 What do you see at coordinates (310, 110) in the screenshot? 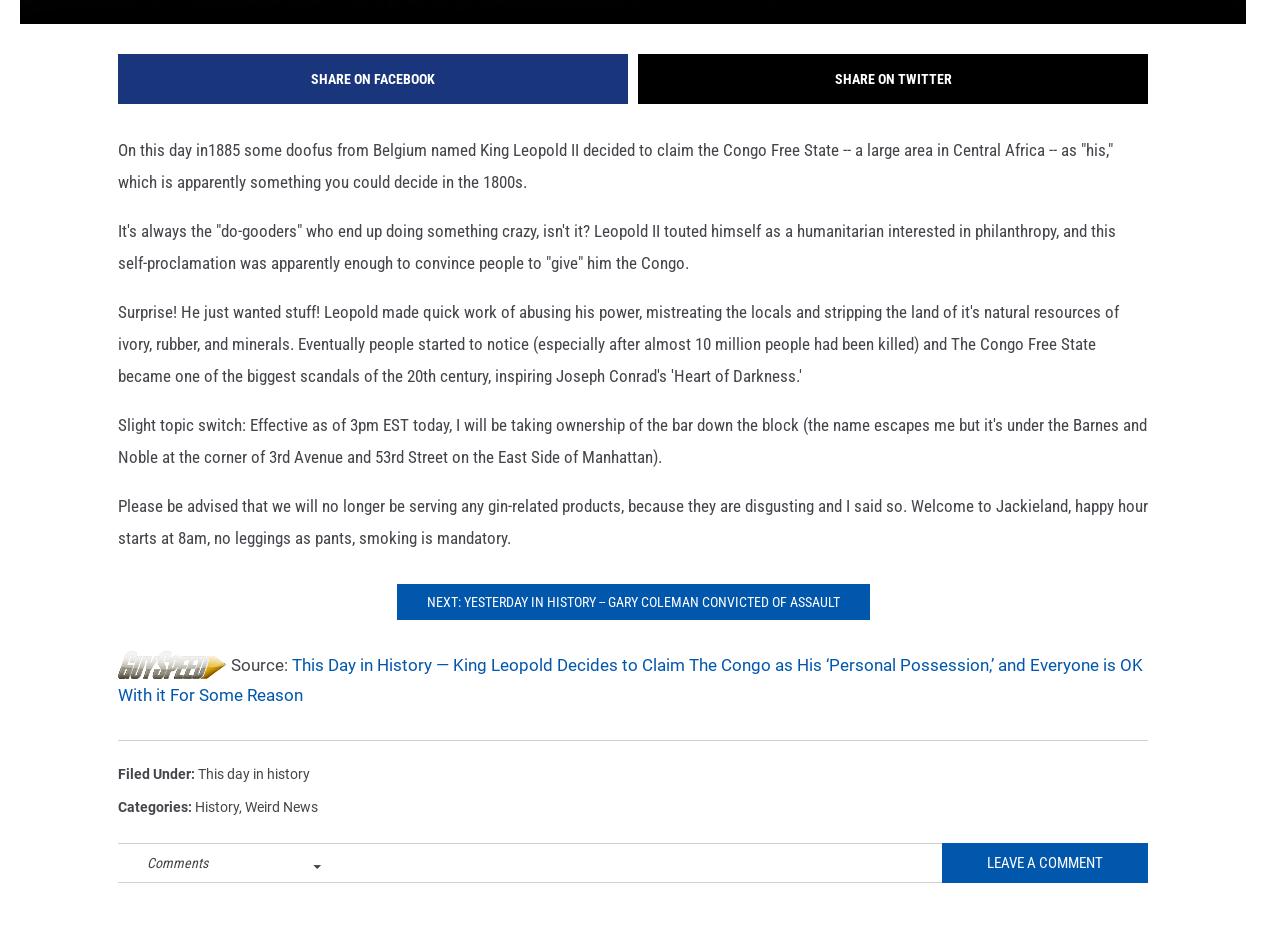
I see `'Share on Facebook'` at bounding box center [310, 110].